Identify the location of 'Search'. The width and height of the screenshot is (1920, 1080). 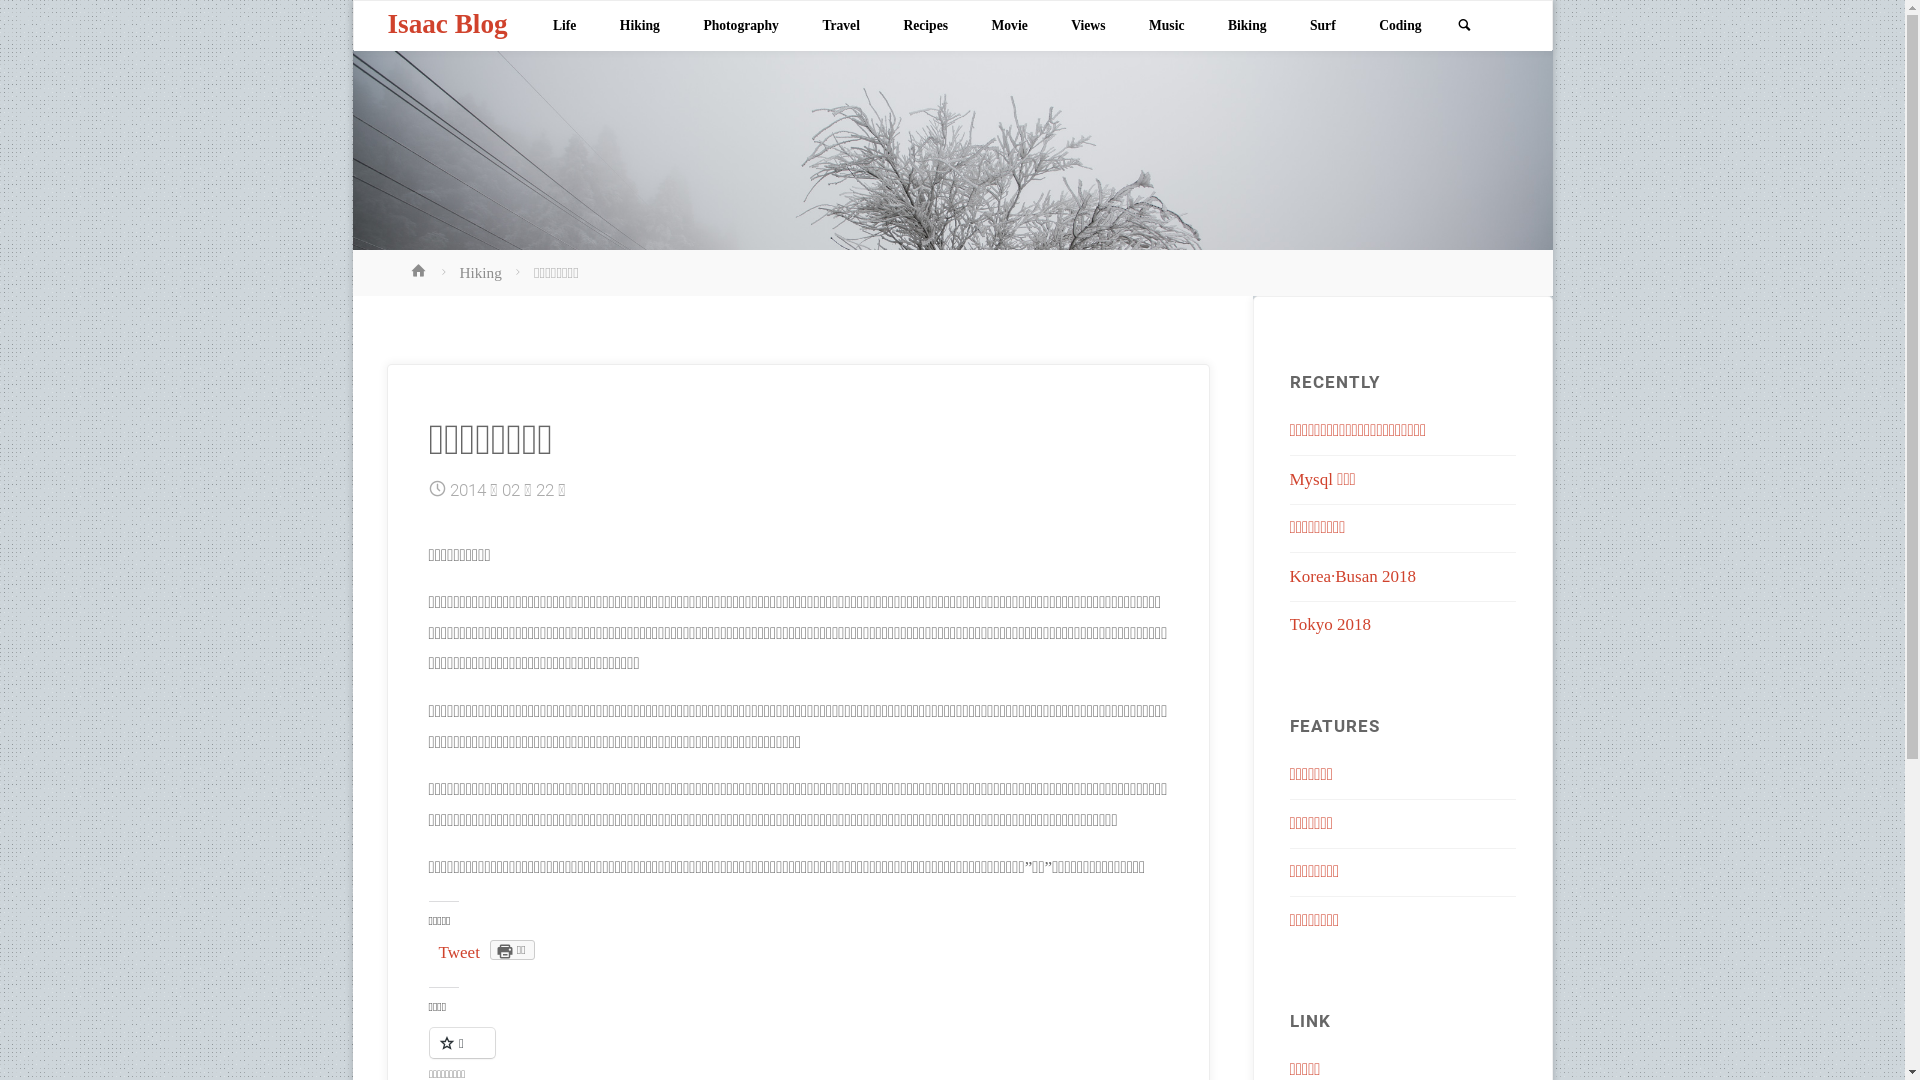
(1464, 27).